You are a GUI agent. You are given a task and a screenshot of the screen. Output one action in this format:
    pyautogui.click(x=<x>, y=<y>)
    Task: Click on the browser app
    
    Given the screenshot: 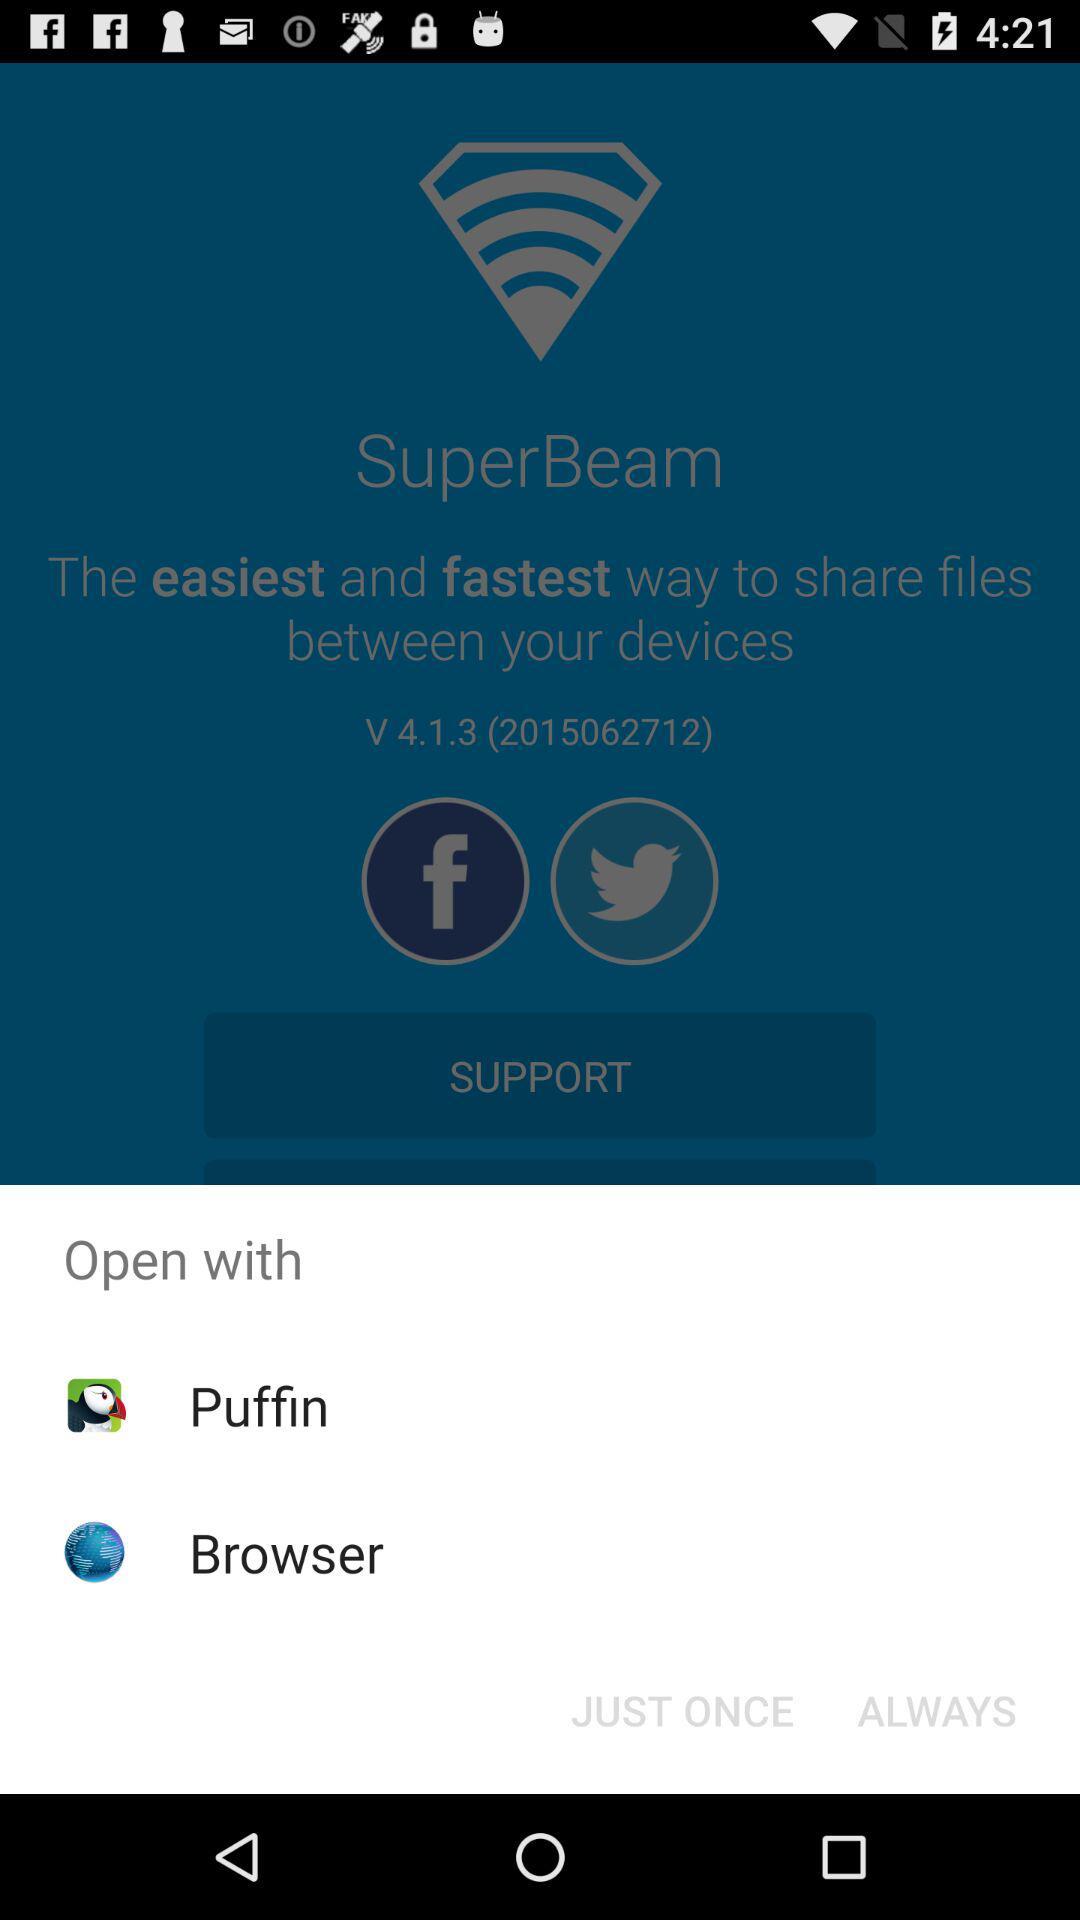 What is the action you would take?
    pyautogui.click(x=286, y=1551)
    